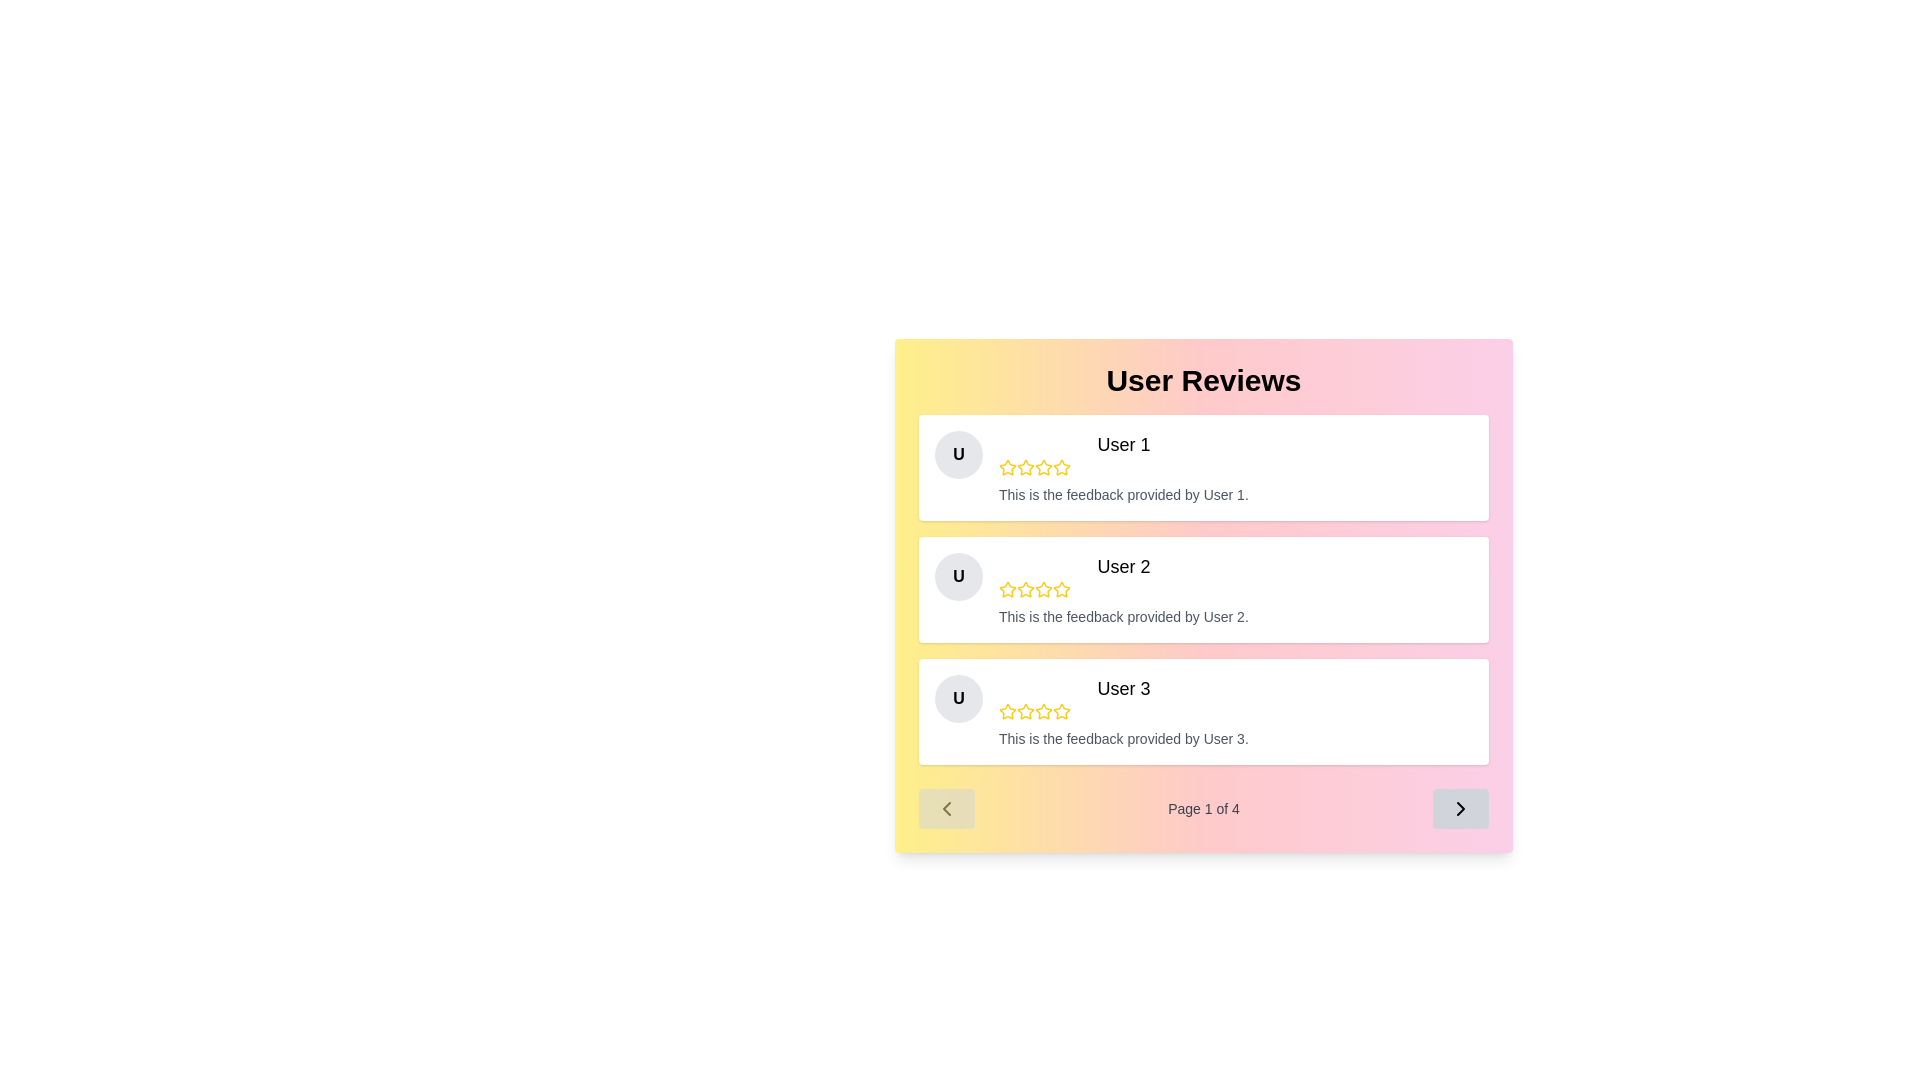 The width and height of the screenshot is (1920, 1080). What do you see at coordinates (1026, 710) in the screenshot?
I see `the second star icon in the rating system for 'User 3'` at bounding box center [1026, 710].